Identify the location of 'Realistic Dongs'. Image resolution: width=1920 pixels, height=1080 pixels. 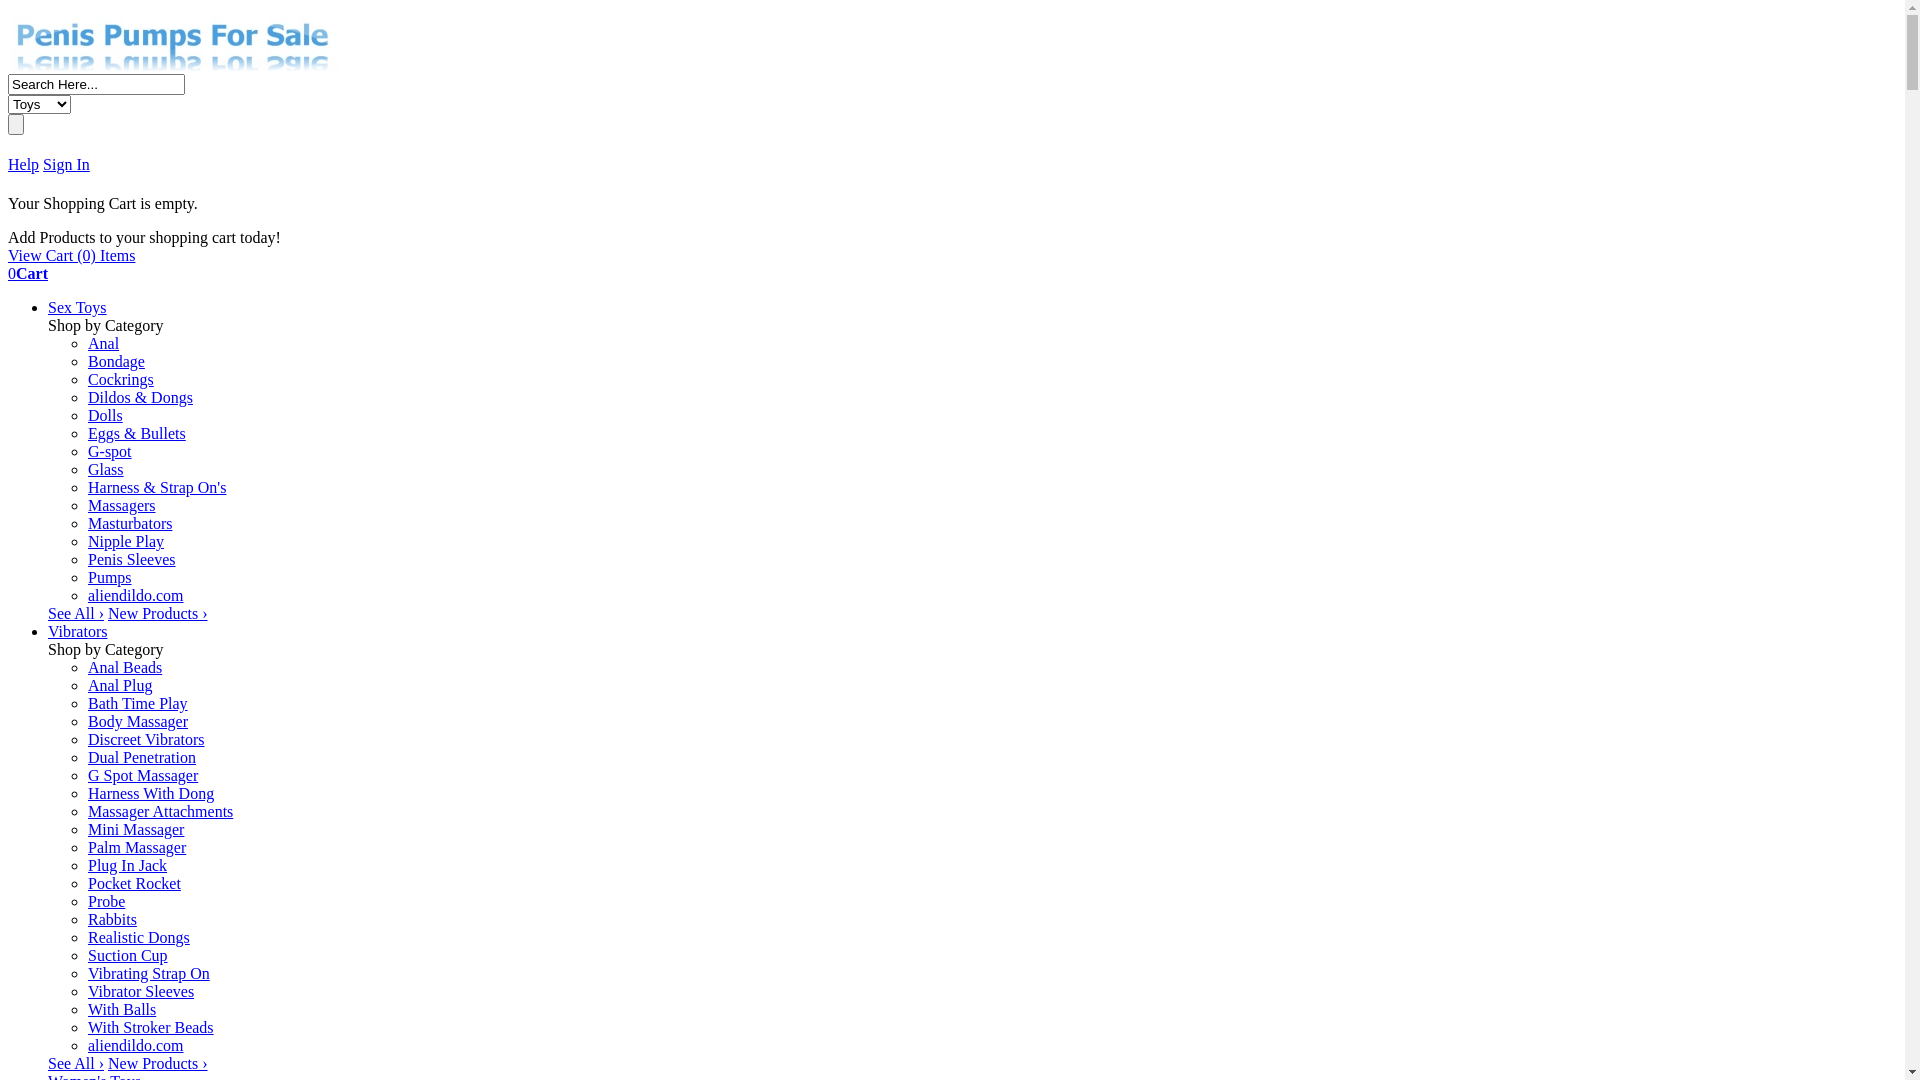
(138, 937).